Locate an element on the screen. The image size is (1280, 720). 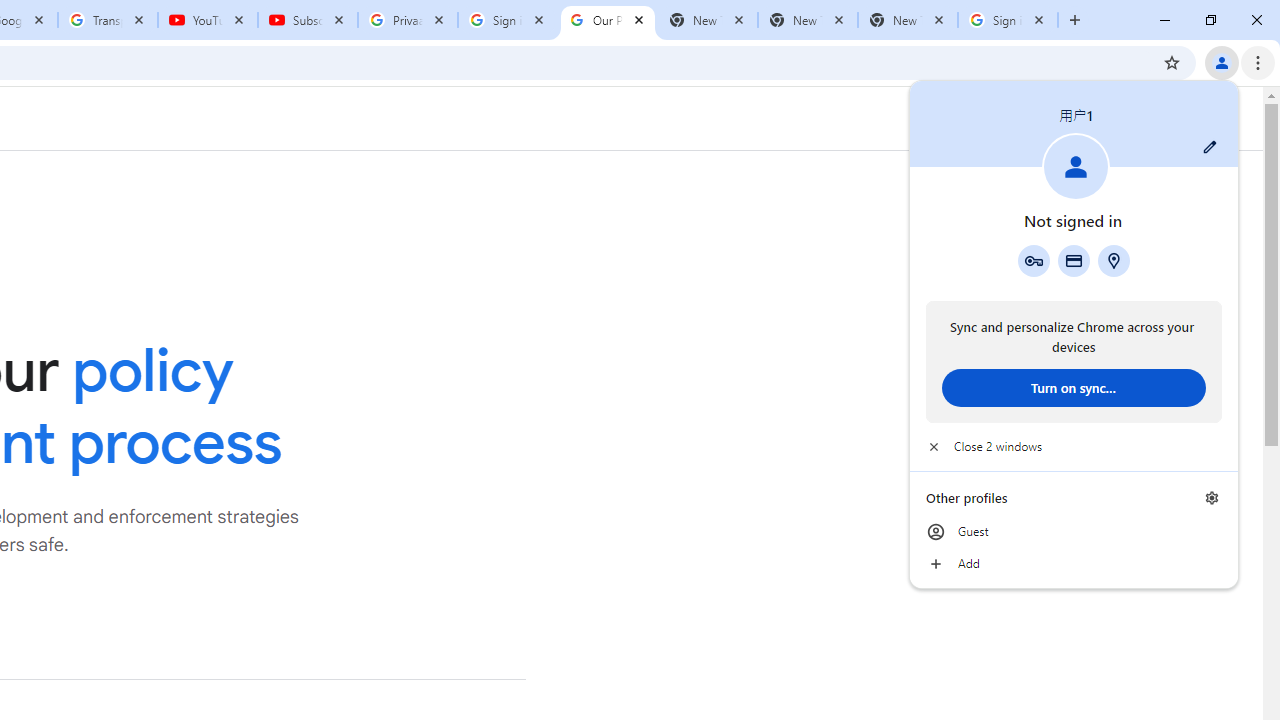
'YouTube' is located at coordinates (208, 20).